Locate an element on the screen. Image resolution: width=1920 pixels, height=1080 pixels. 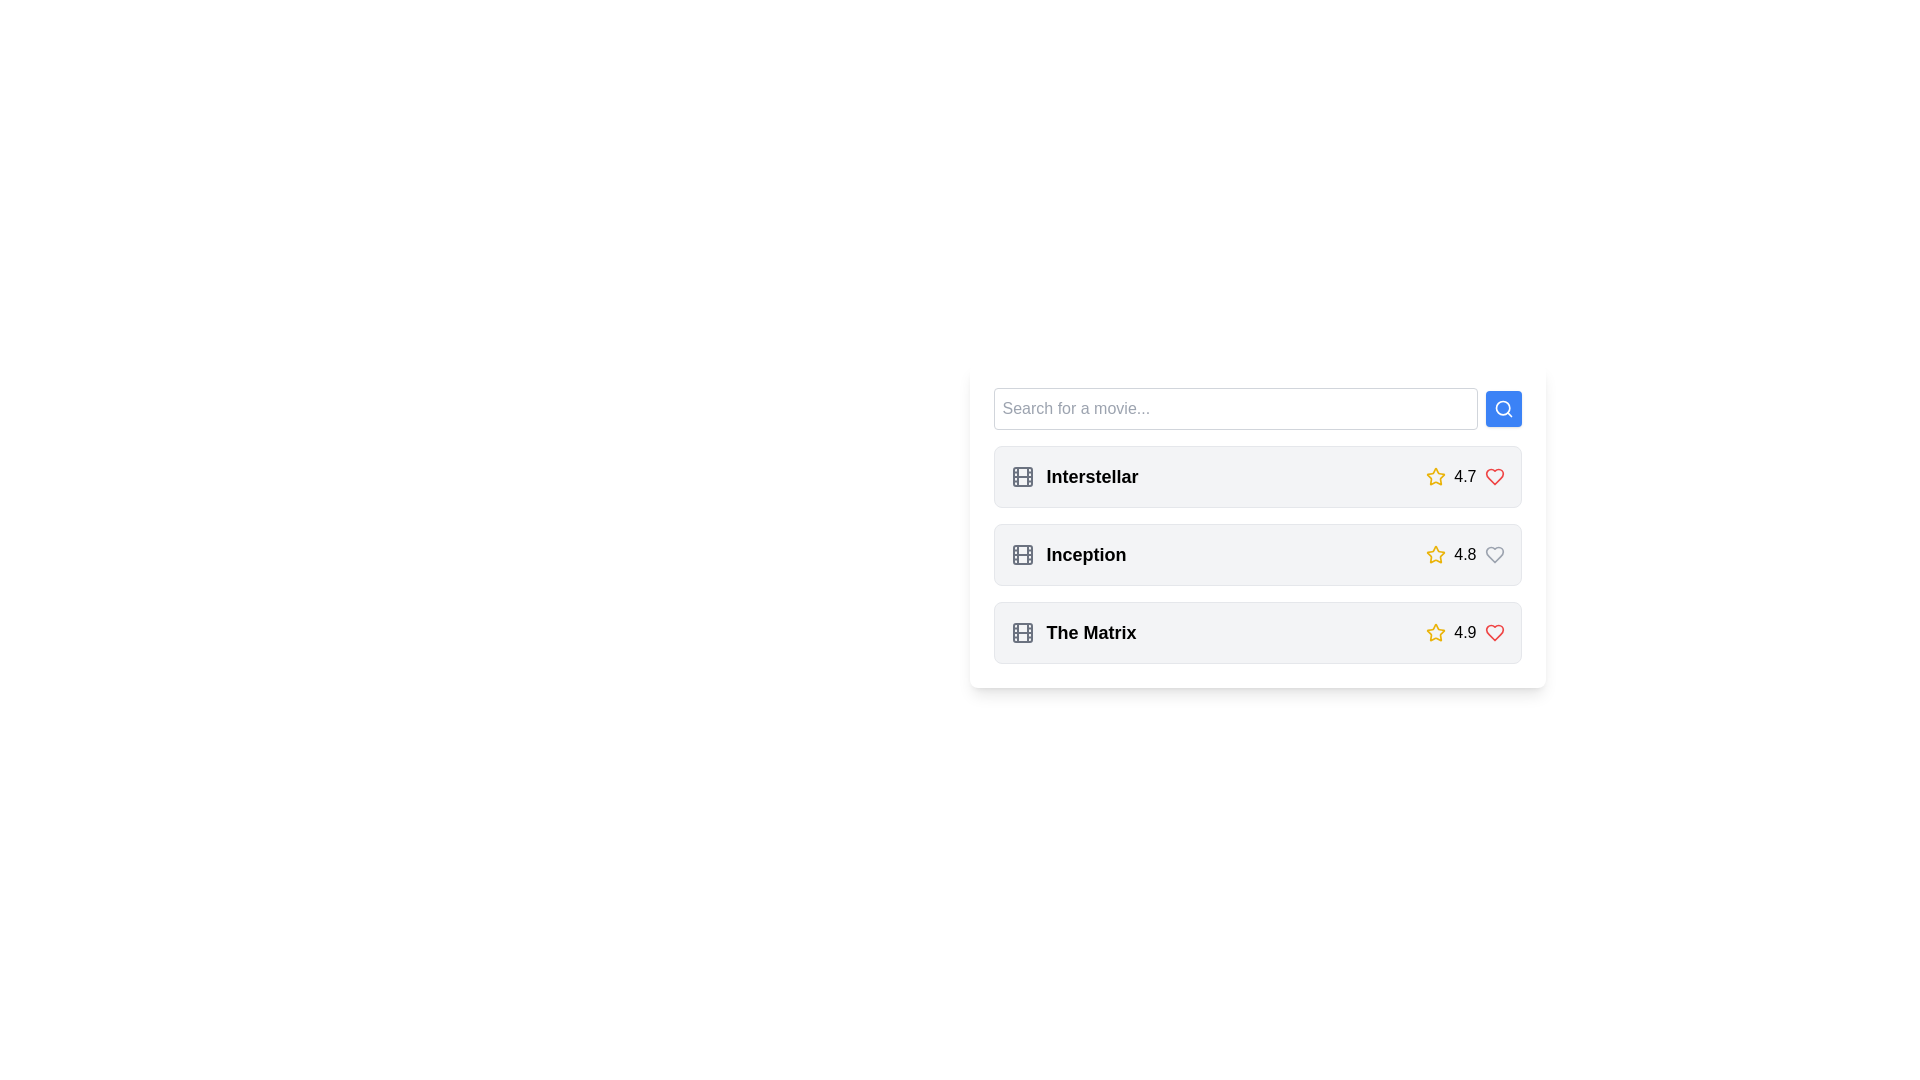
the text input of the Search bar to start typing movie names is located at coordinates (1256, 407).